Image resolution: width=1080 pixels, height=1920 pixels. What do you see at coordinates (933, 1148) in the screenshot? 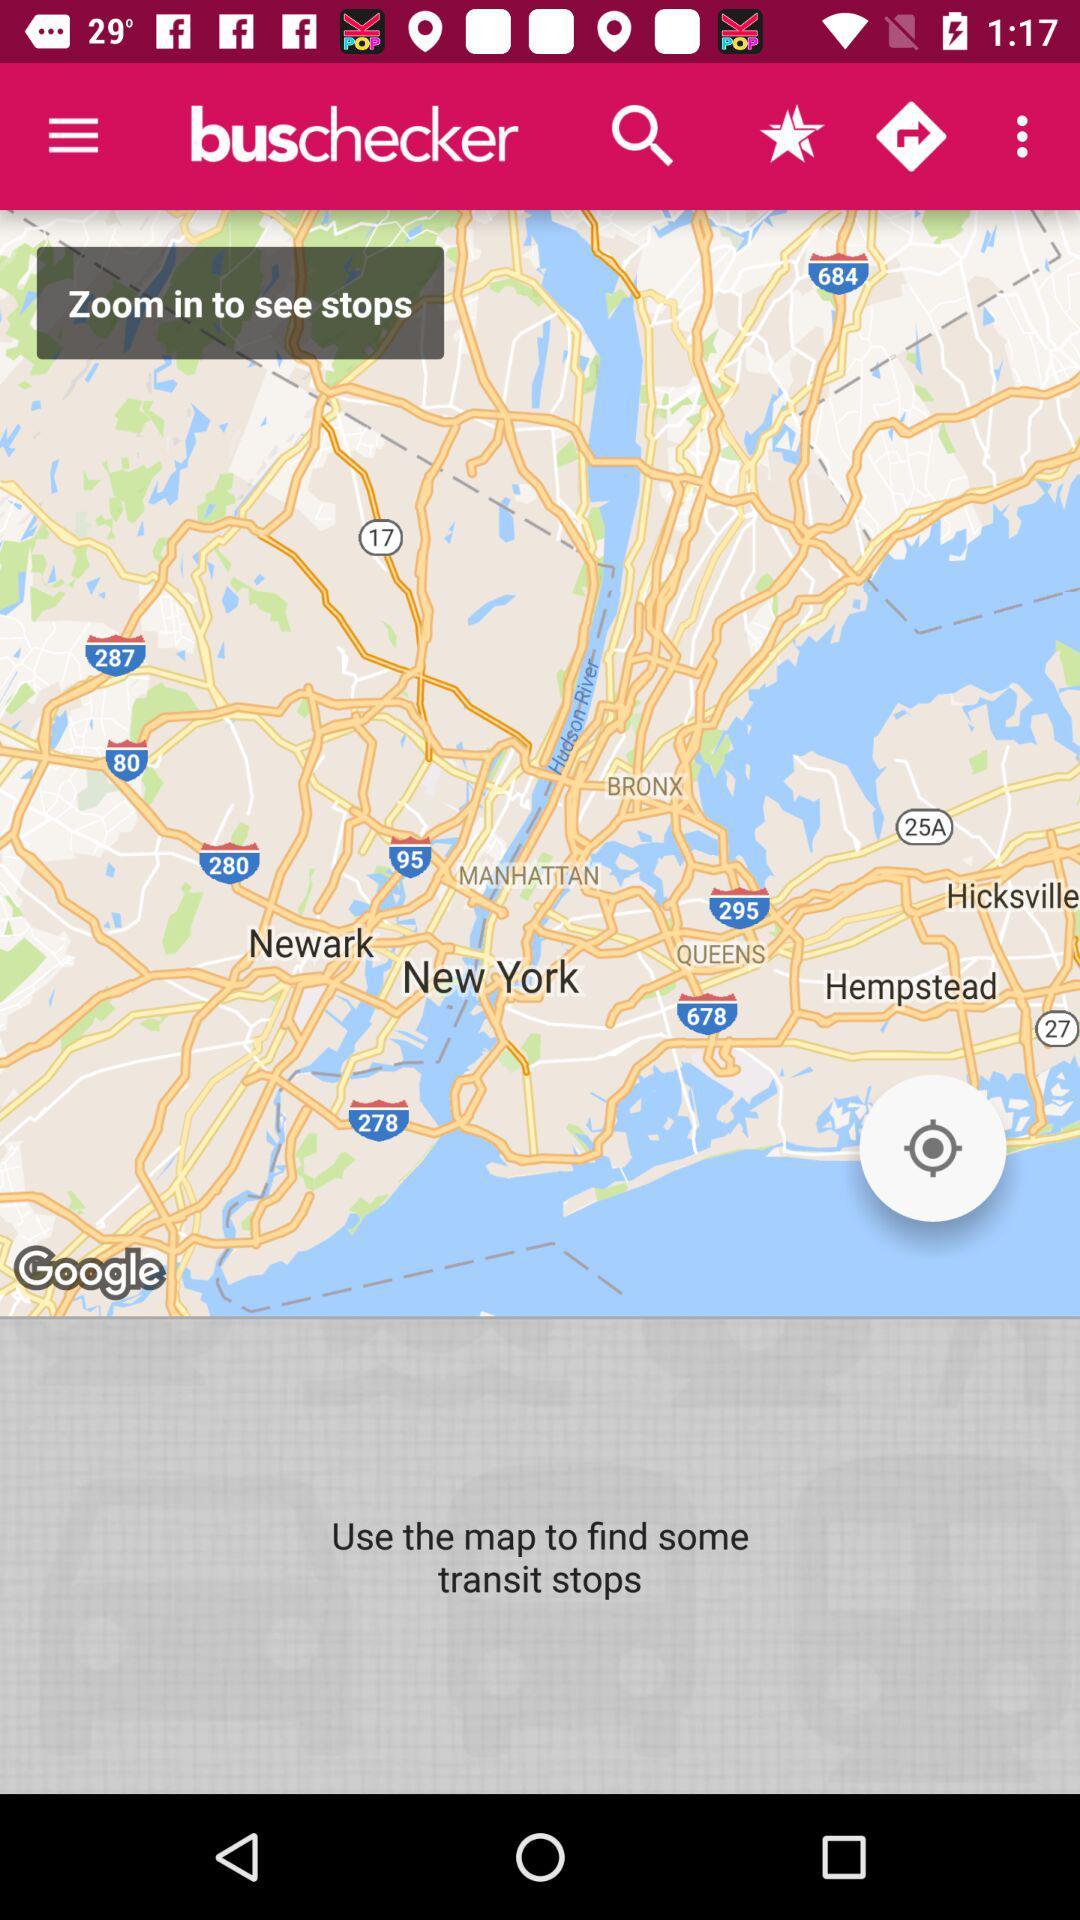
I see `the icon on the right` at bounding box center [933, 1148].